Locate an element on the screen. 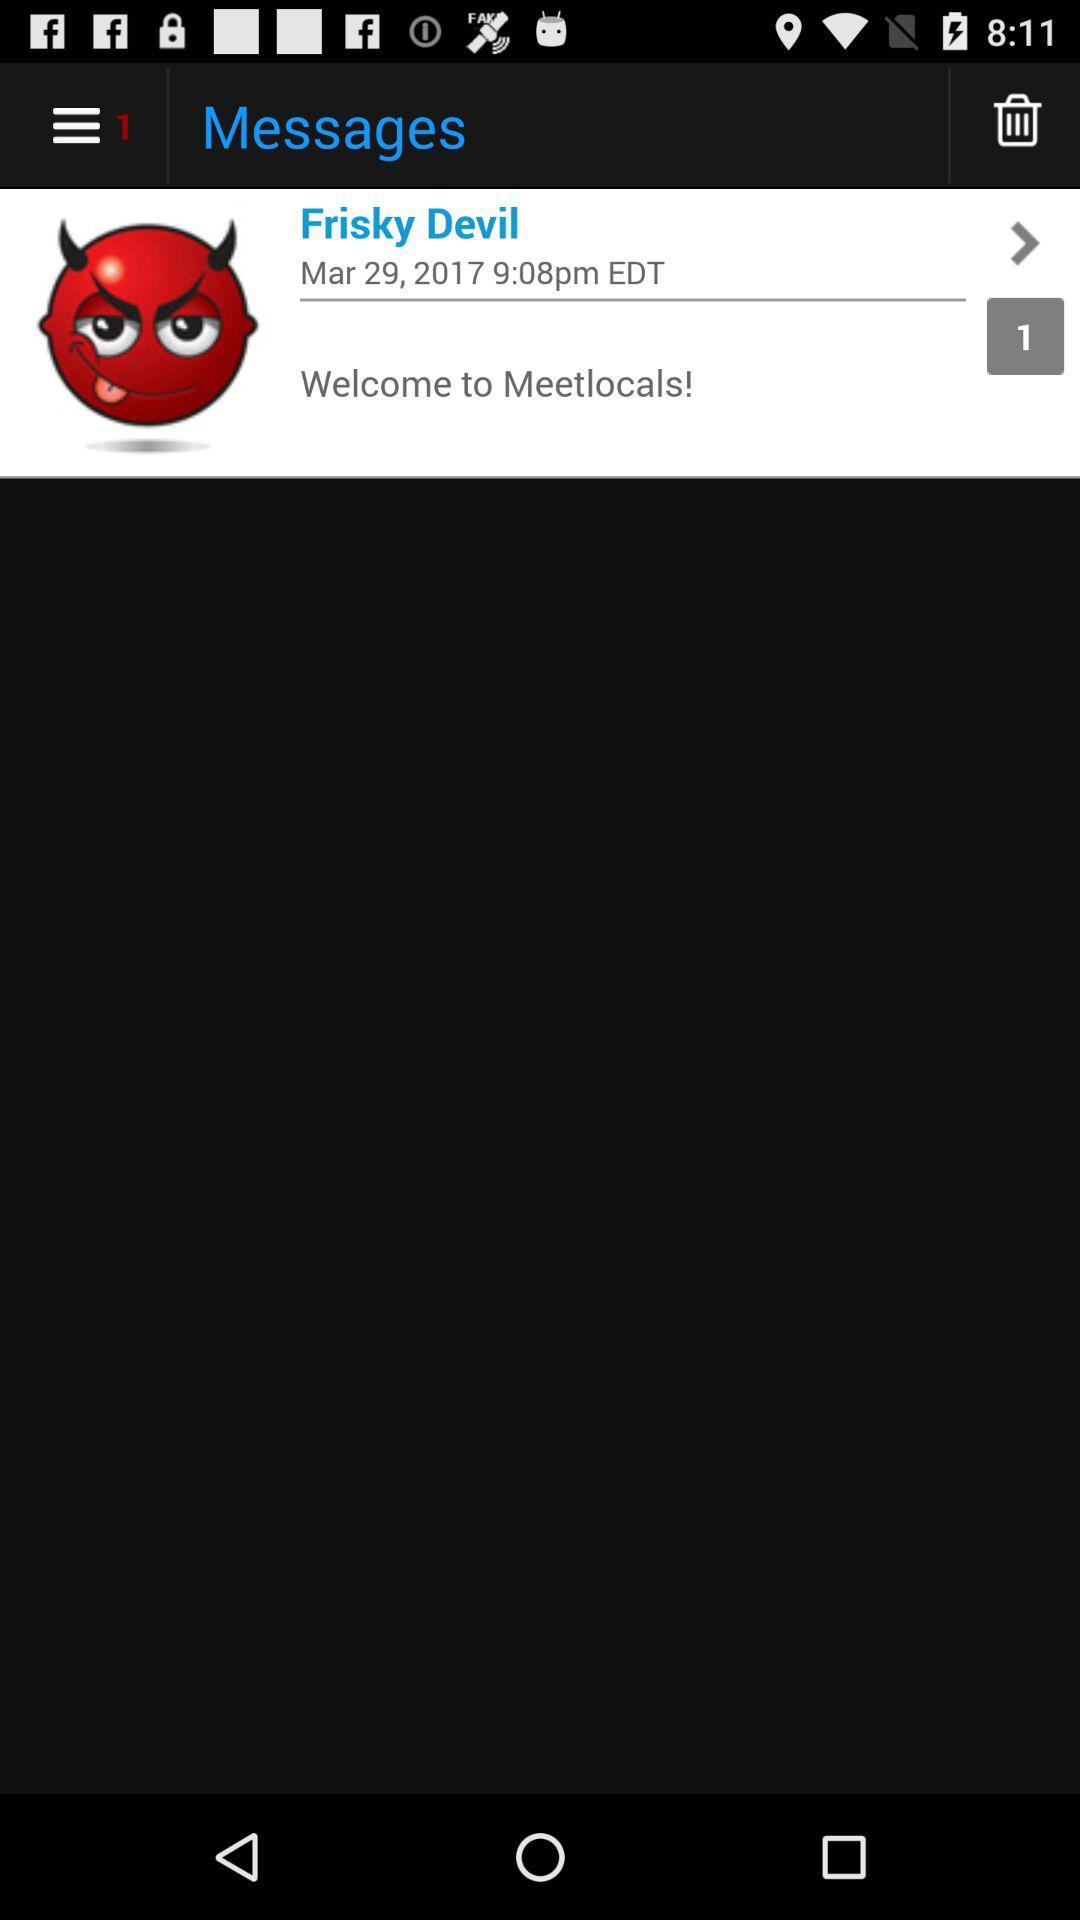  the item next to 1 is located at coordinates (632, 270).